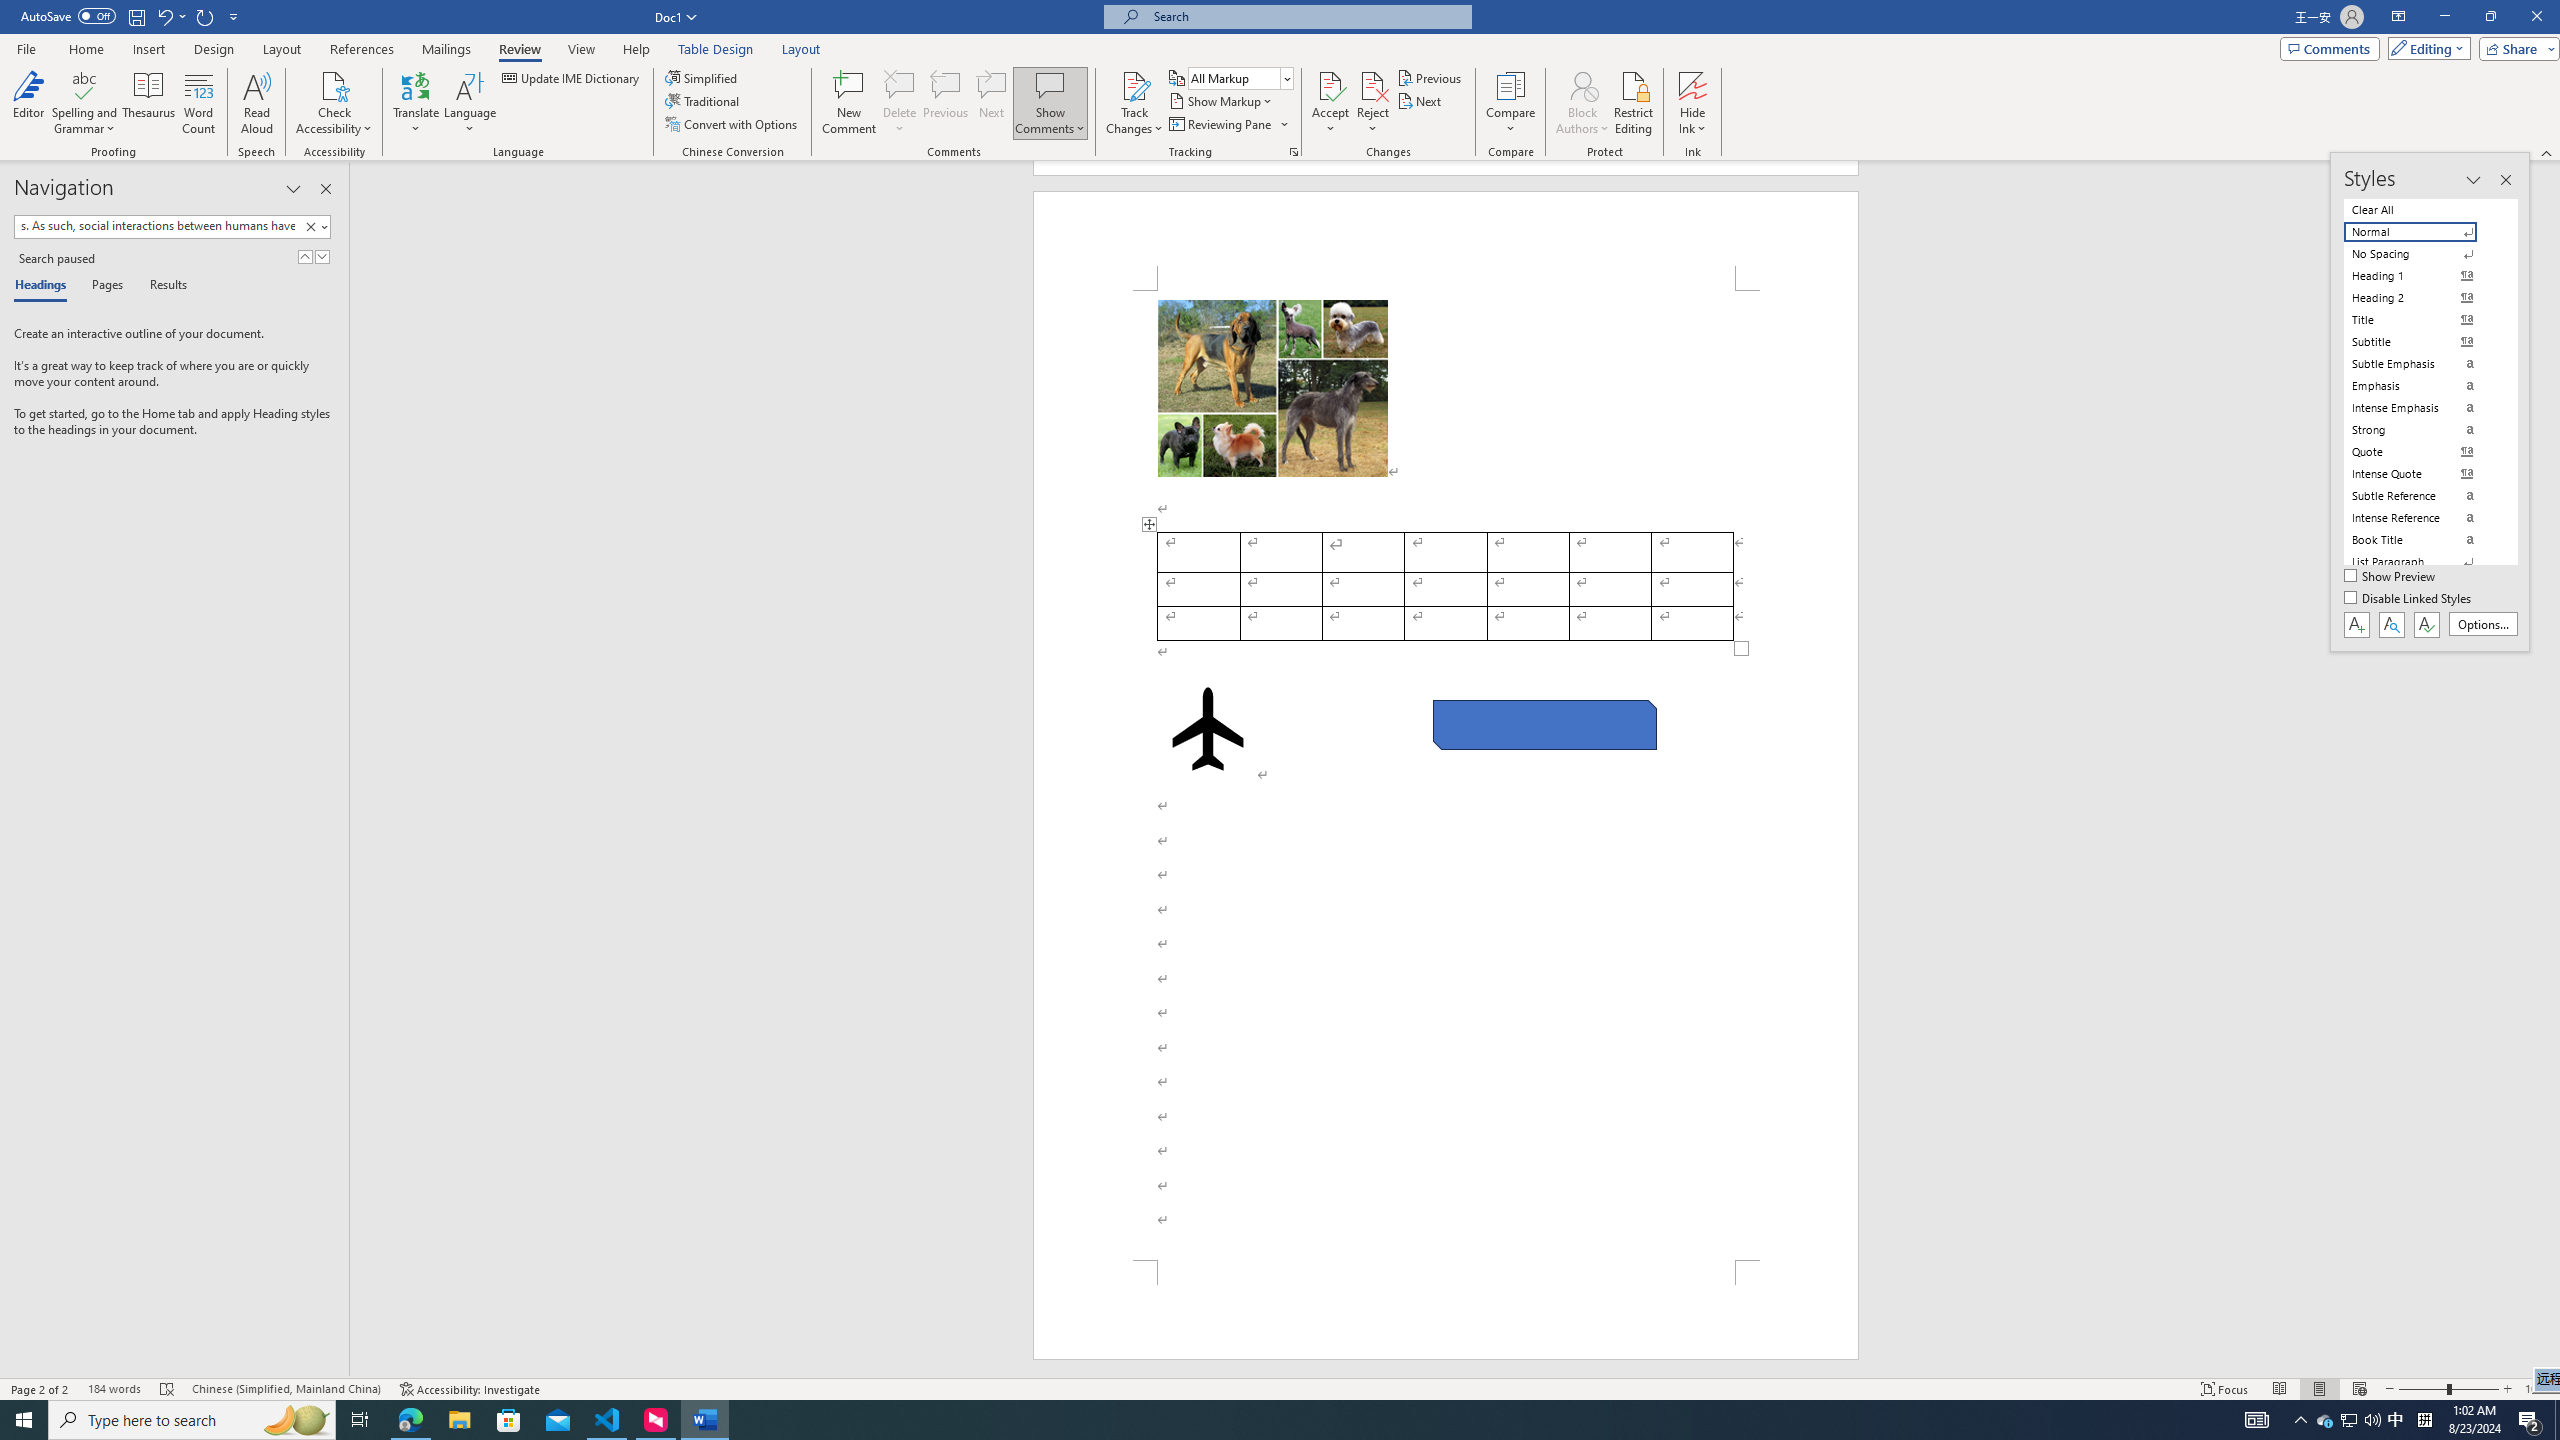  I want to click on 'Repeat Style', so click(205, 15).